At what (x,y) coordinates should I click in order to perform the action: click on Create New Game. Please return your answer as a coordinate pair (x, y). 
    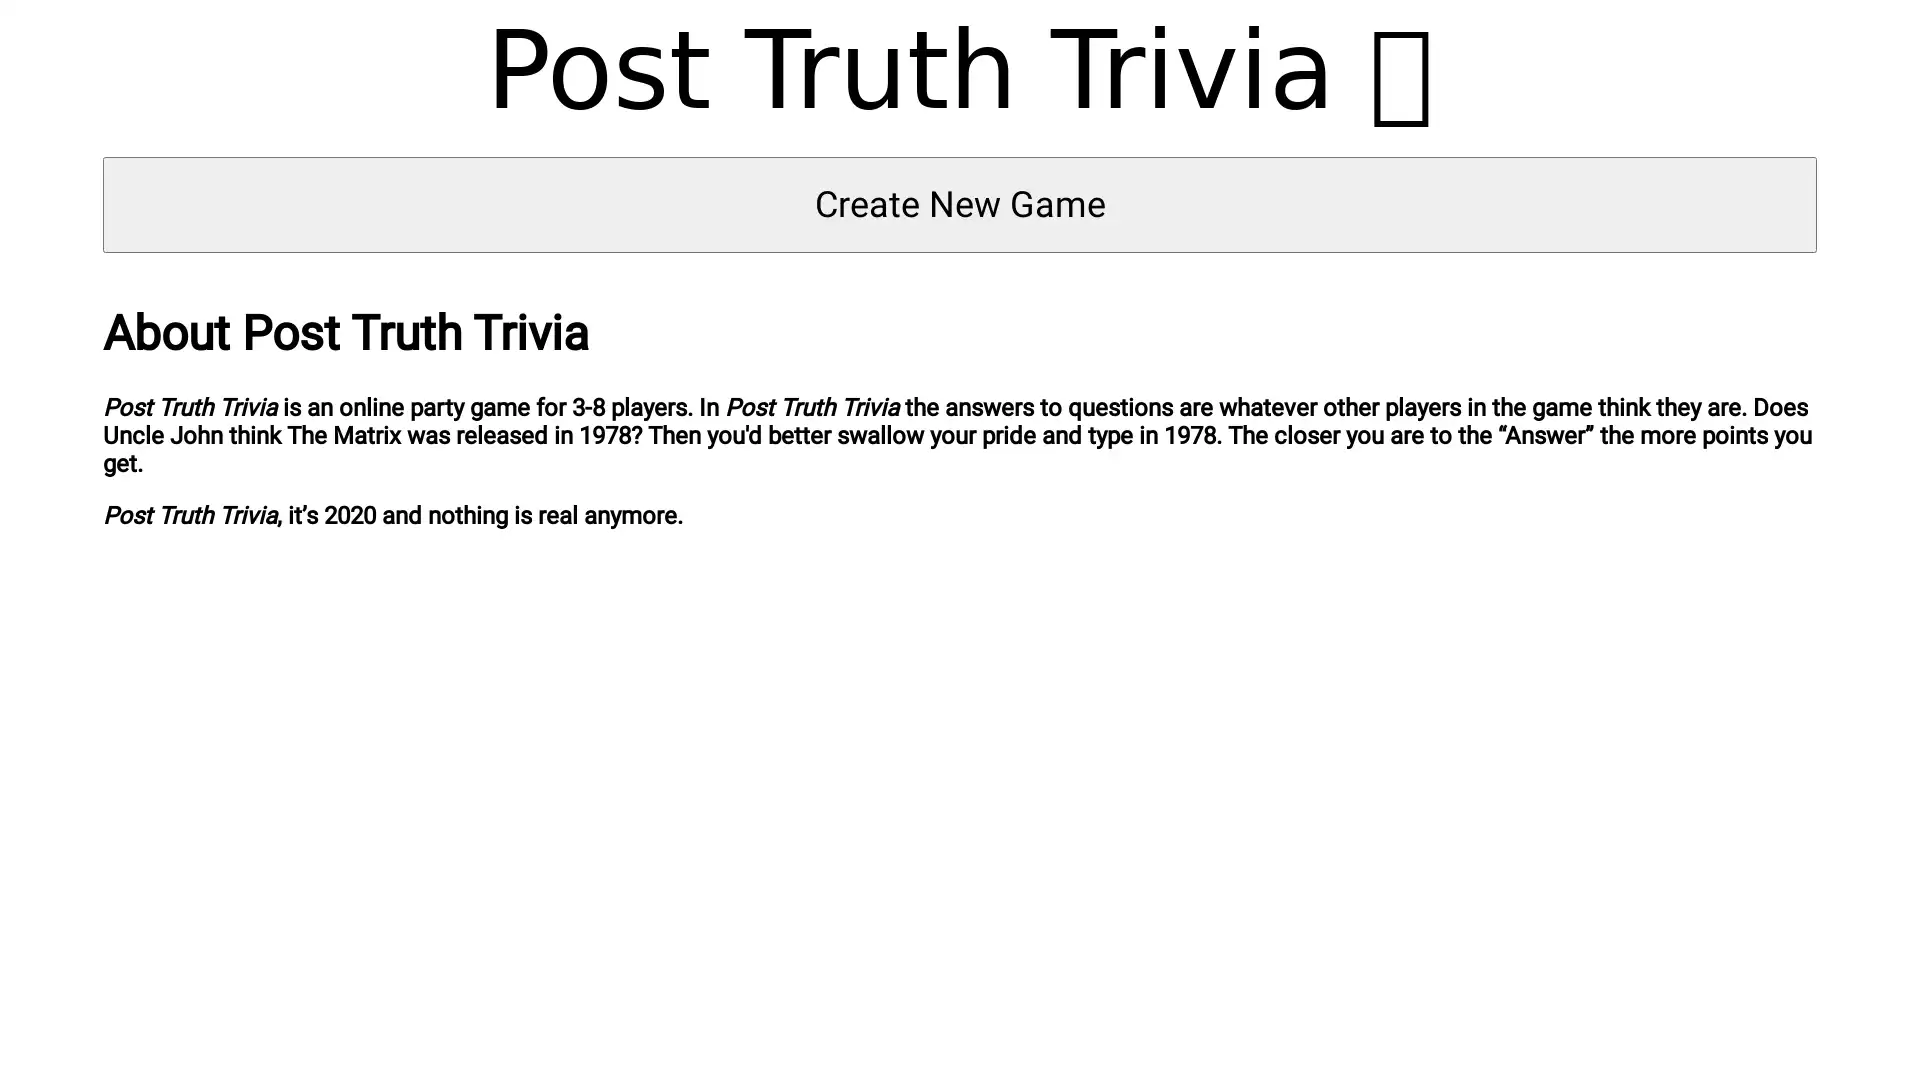
    Looking at the image, I should click on (958, 204).